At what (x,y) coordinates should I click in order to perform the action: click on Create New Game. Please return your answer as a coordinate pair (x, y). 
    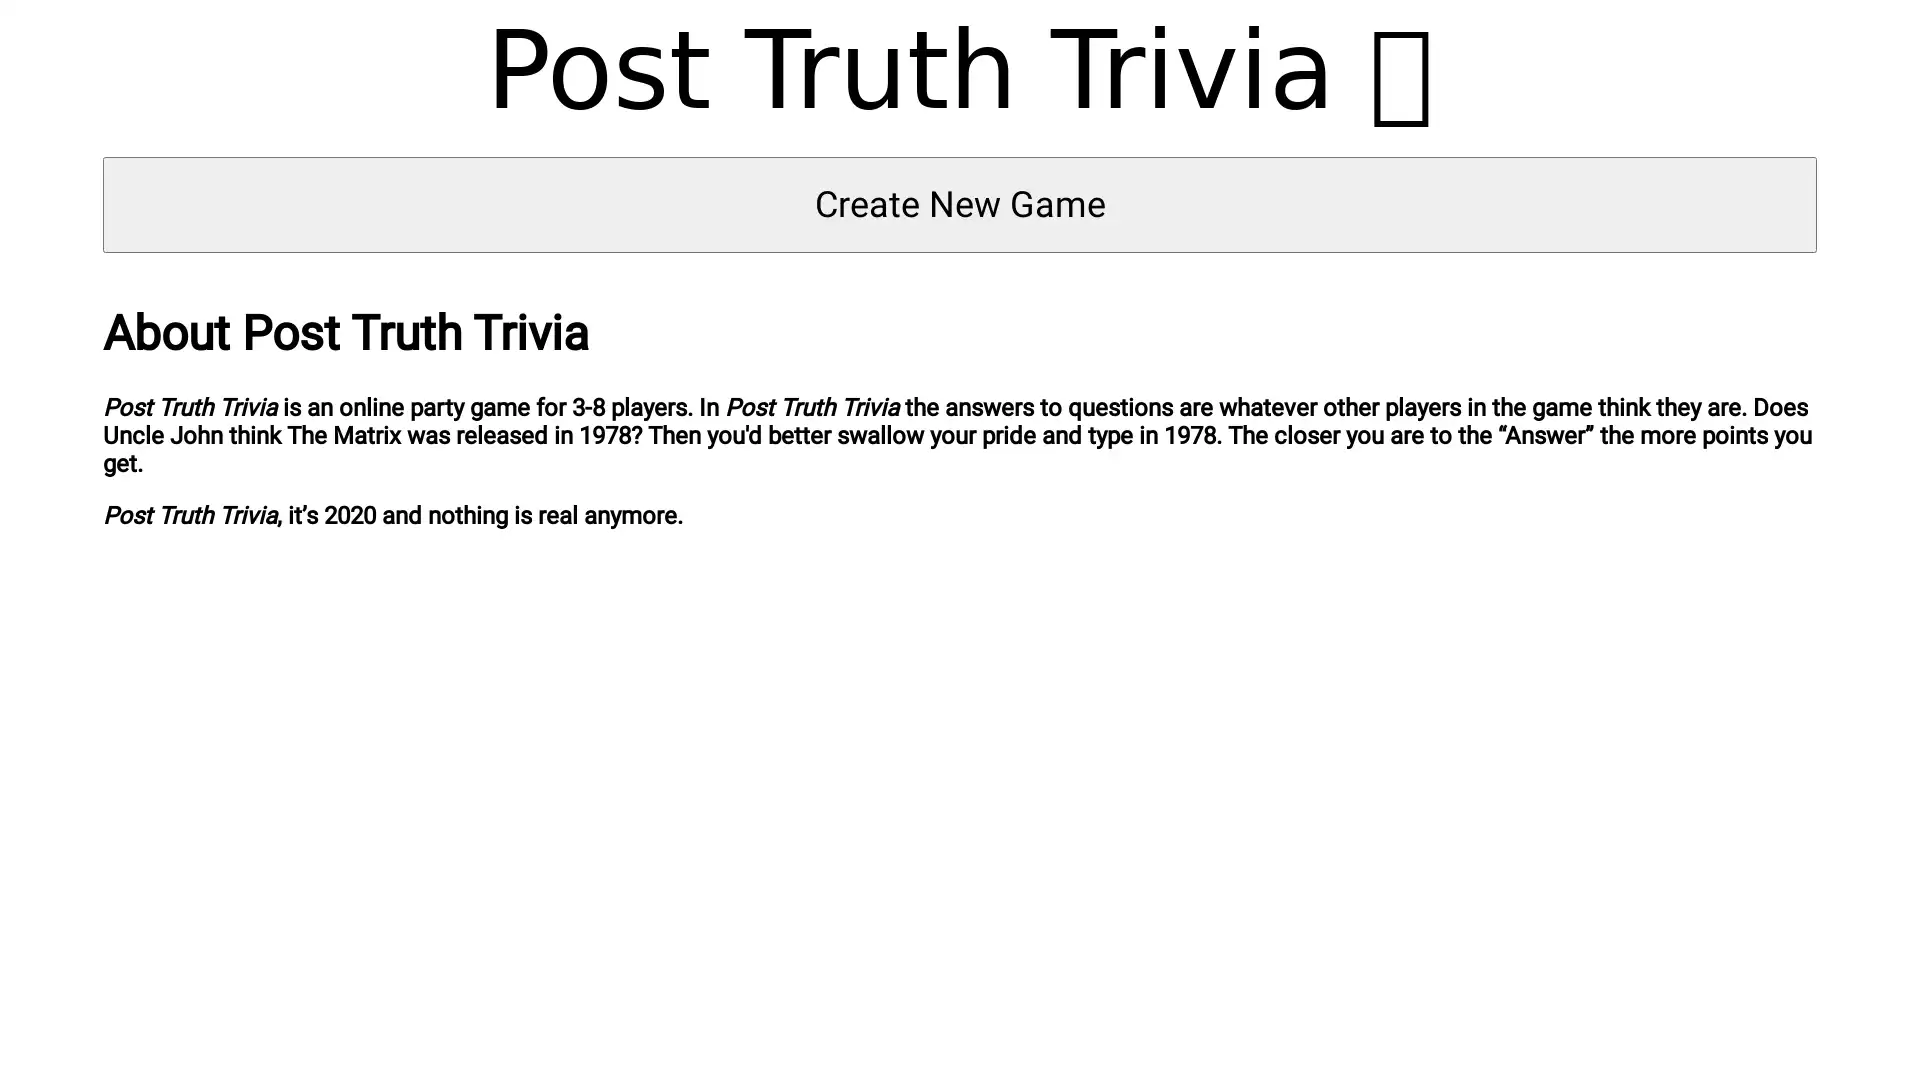
    Looking at the image, I should click on (958, 204).